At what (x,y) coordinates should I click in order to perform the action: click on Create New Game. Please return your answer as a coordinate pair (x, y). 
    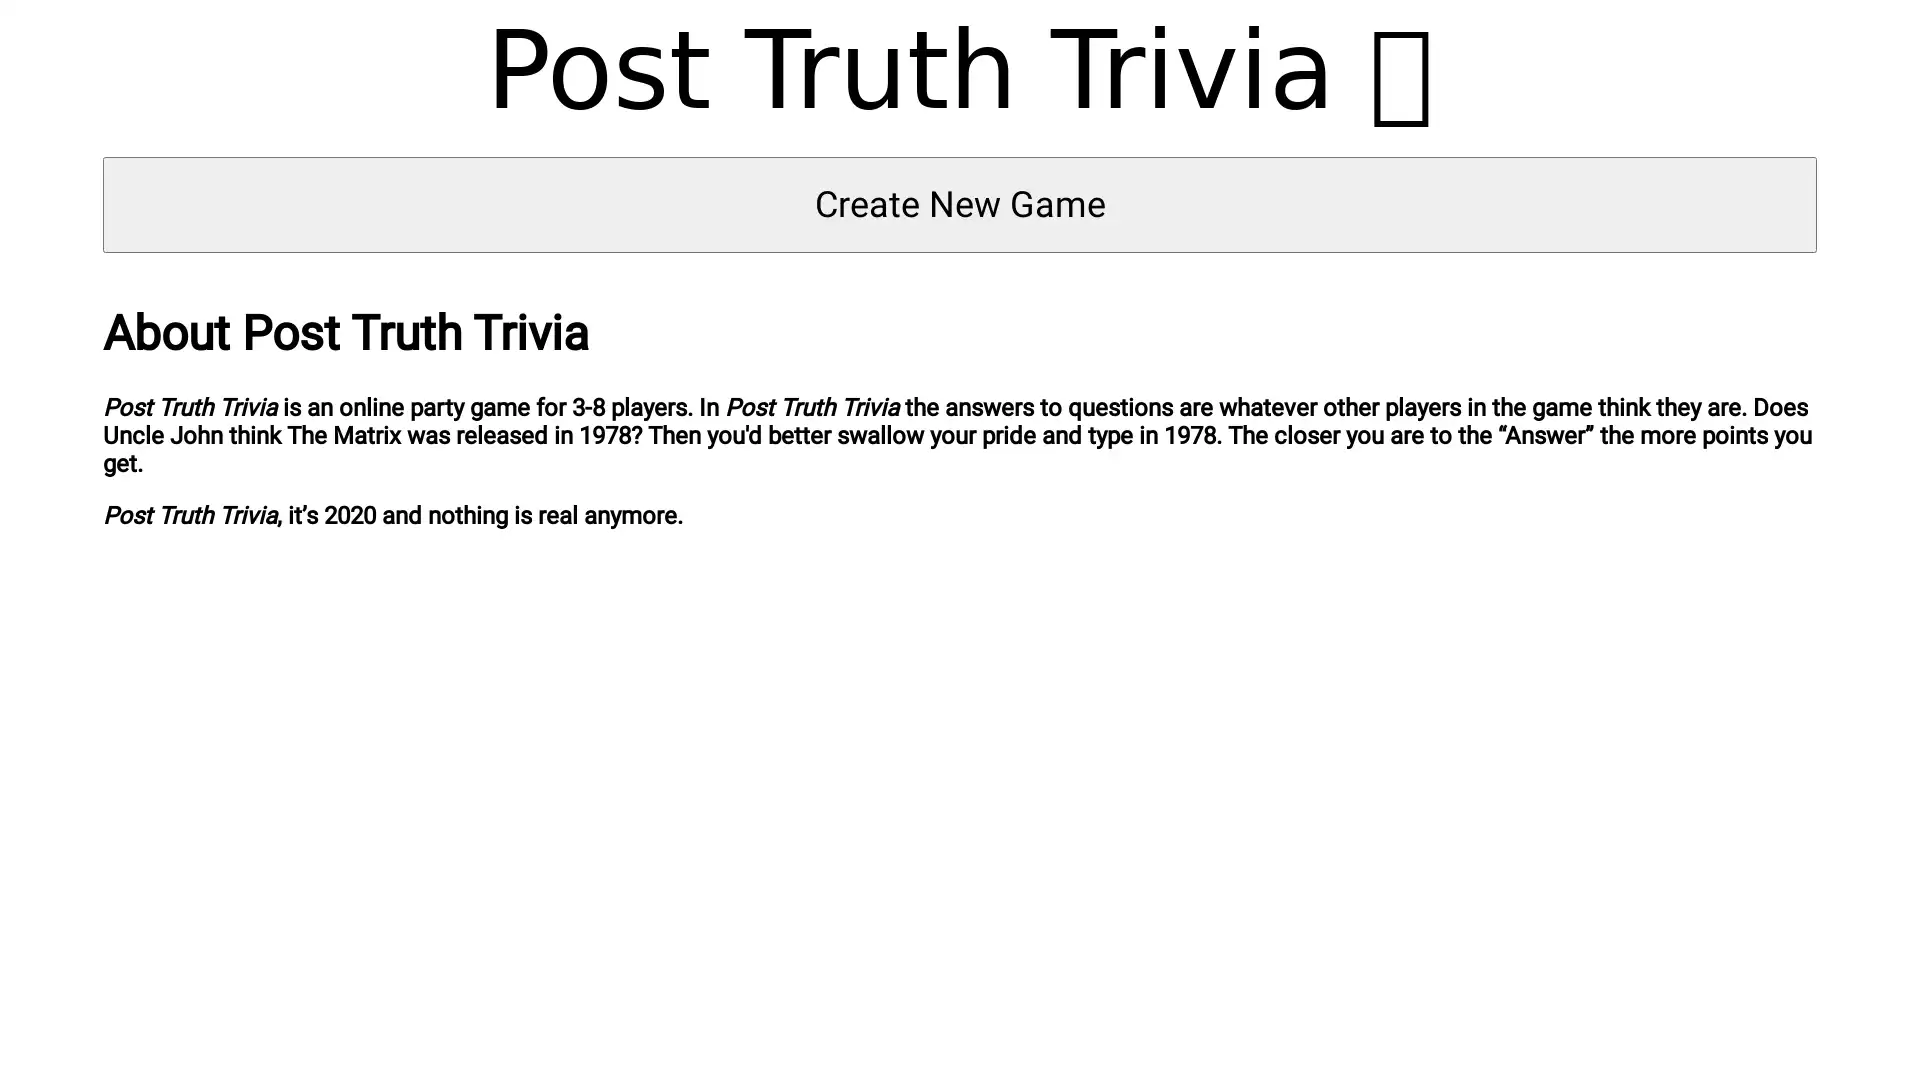
    Looking at the image, I should click on (958, 204).